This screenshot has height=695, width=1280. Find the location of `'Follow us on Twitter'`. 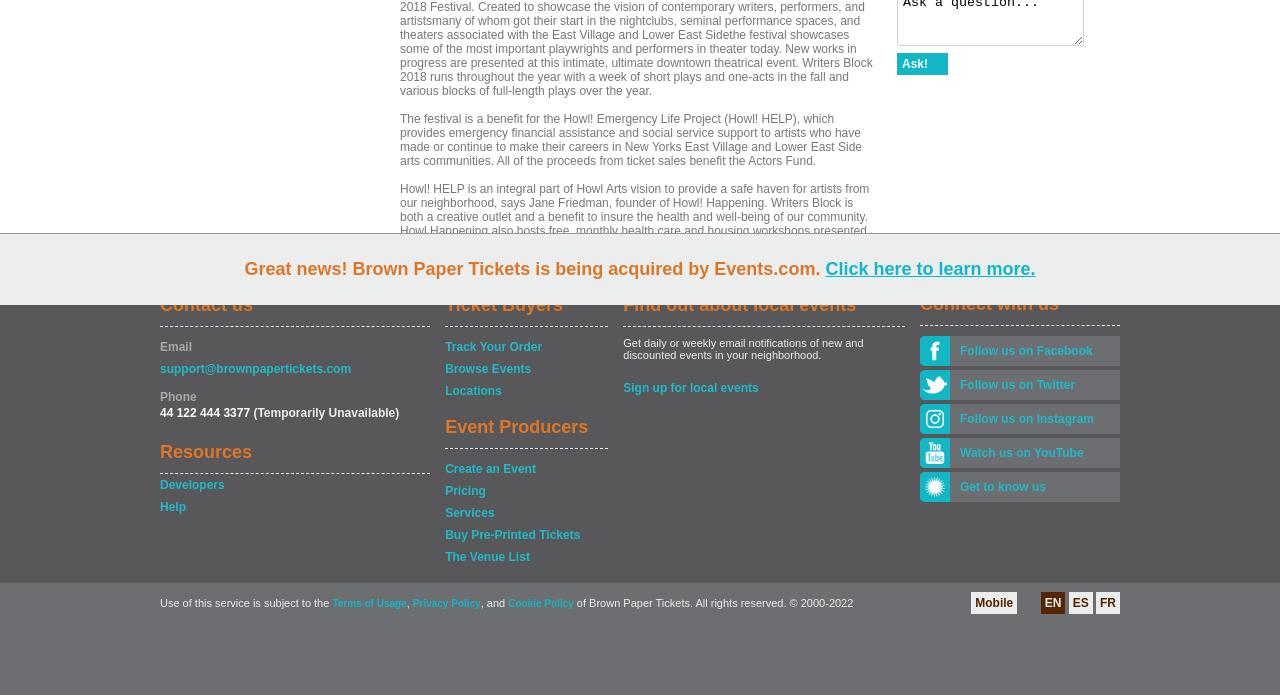

'Follow us on Twitter' is located at coordinates (960, 384).